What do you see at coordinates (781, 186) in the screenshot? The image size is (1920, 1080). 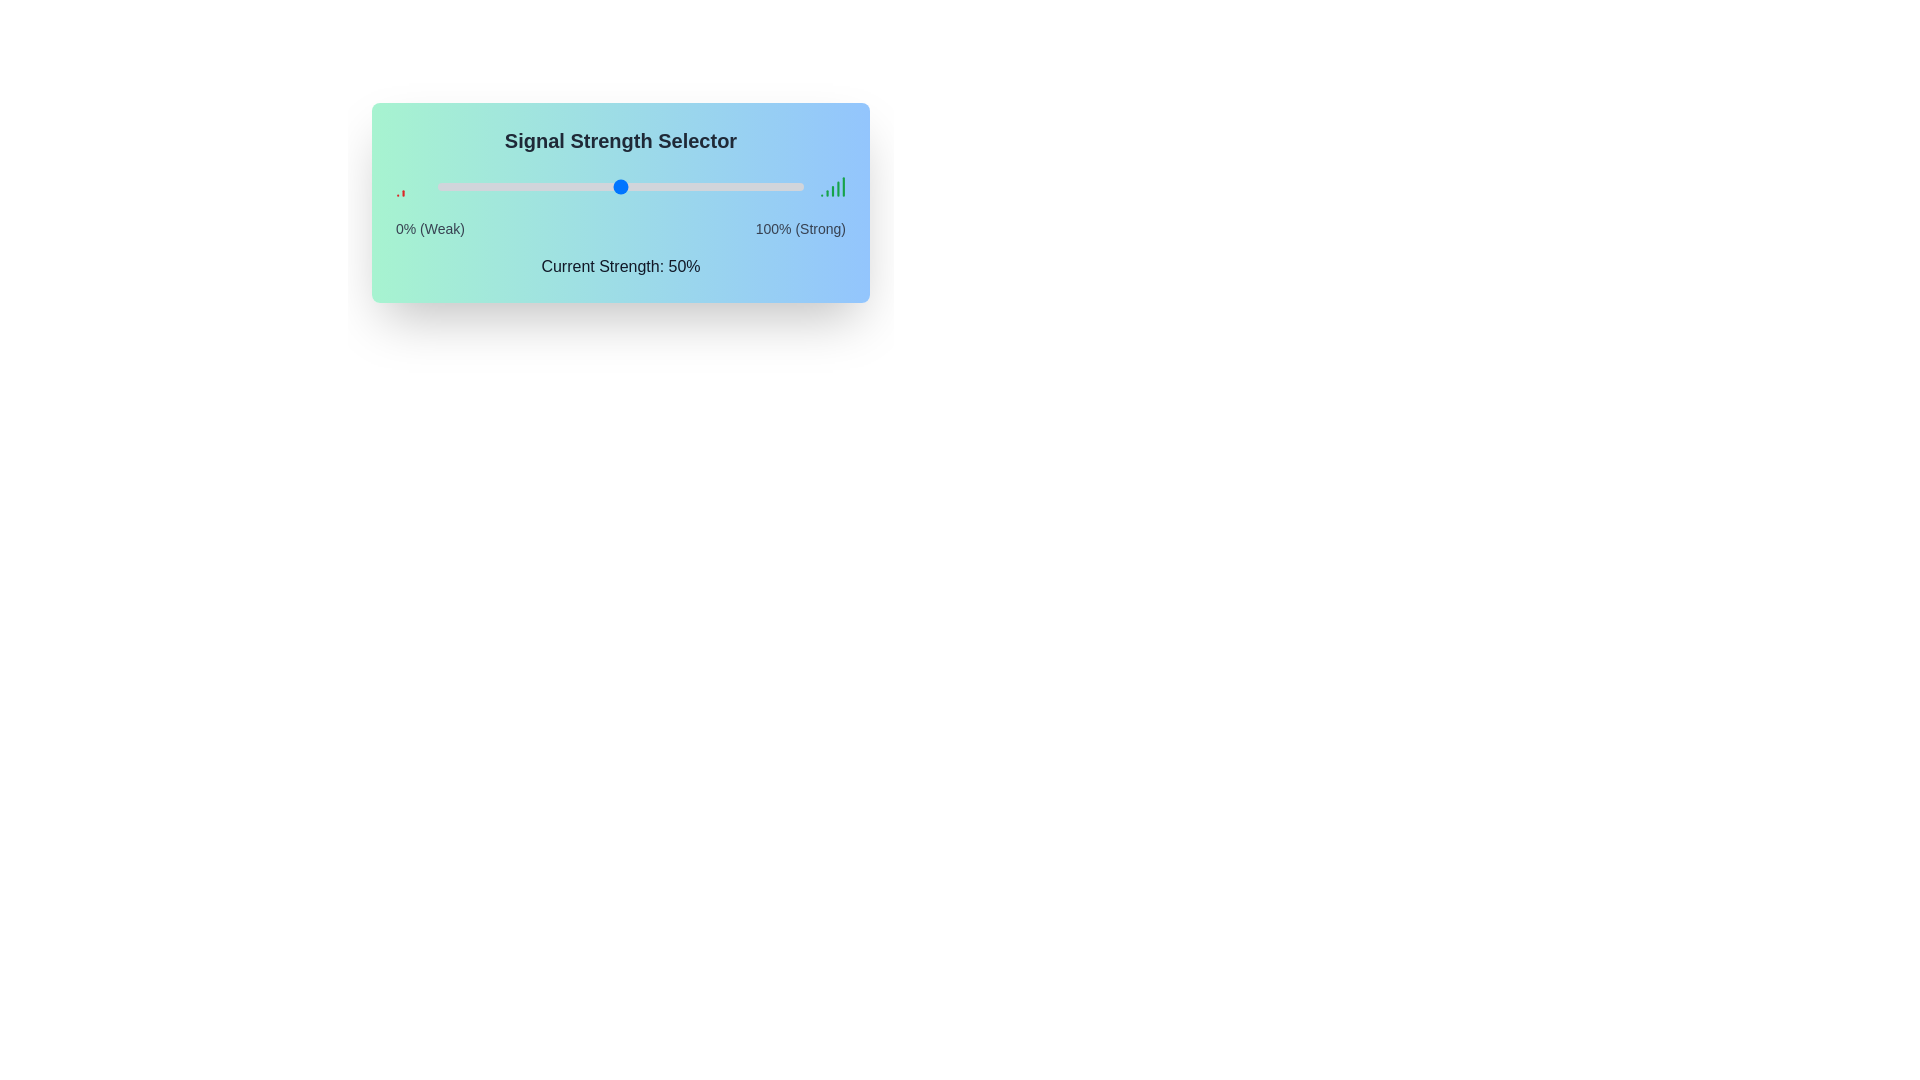 I see `the signal strength slider to 94% to observe the visual signal strength indicators` at bounding box center [781, 186].